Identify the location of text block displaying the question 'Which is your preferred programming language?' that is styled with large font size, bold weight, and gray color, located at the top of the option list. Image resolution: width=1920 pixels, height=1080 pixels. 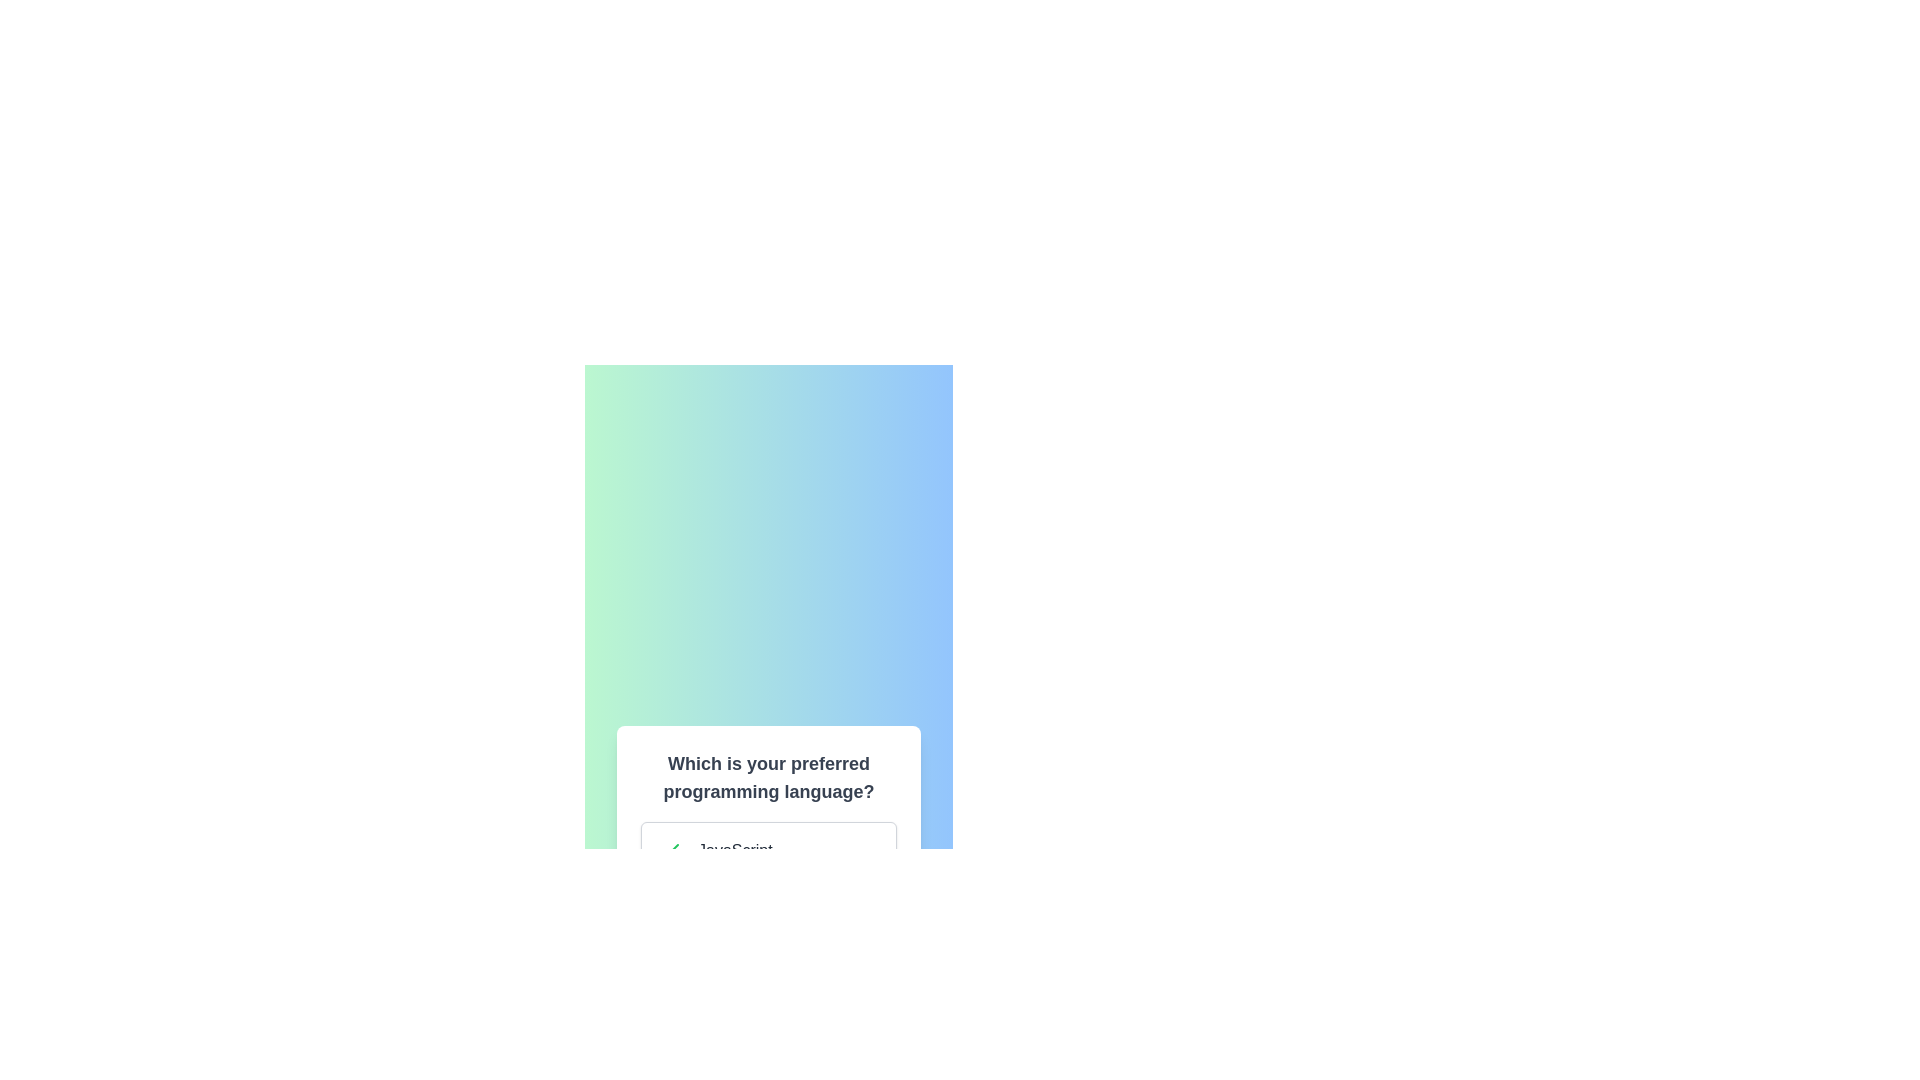
(767, 777).